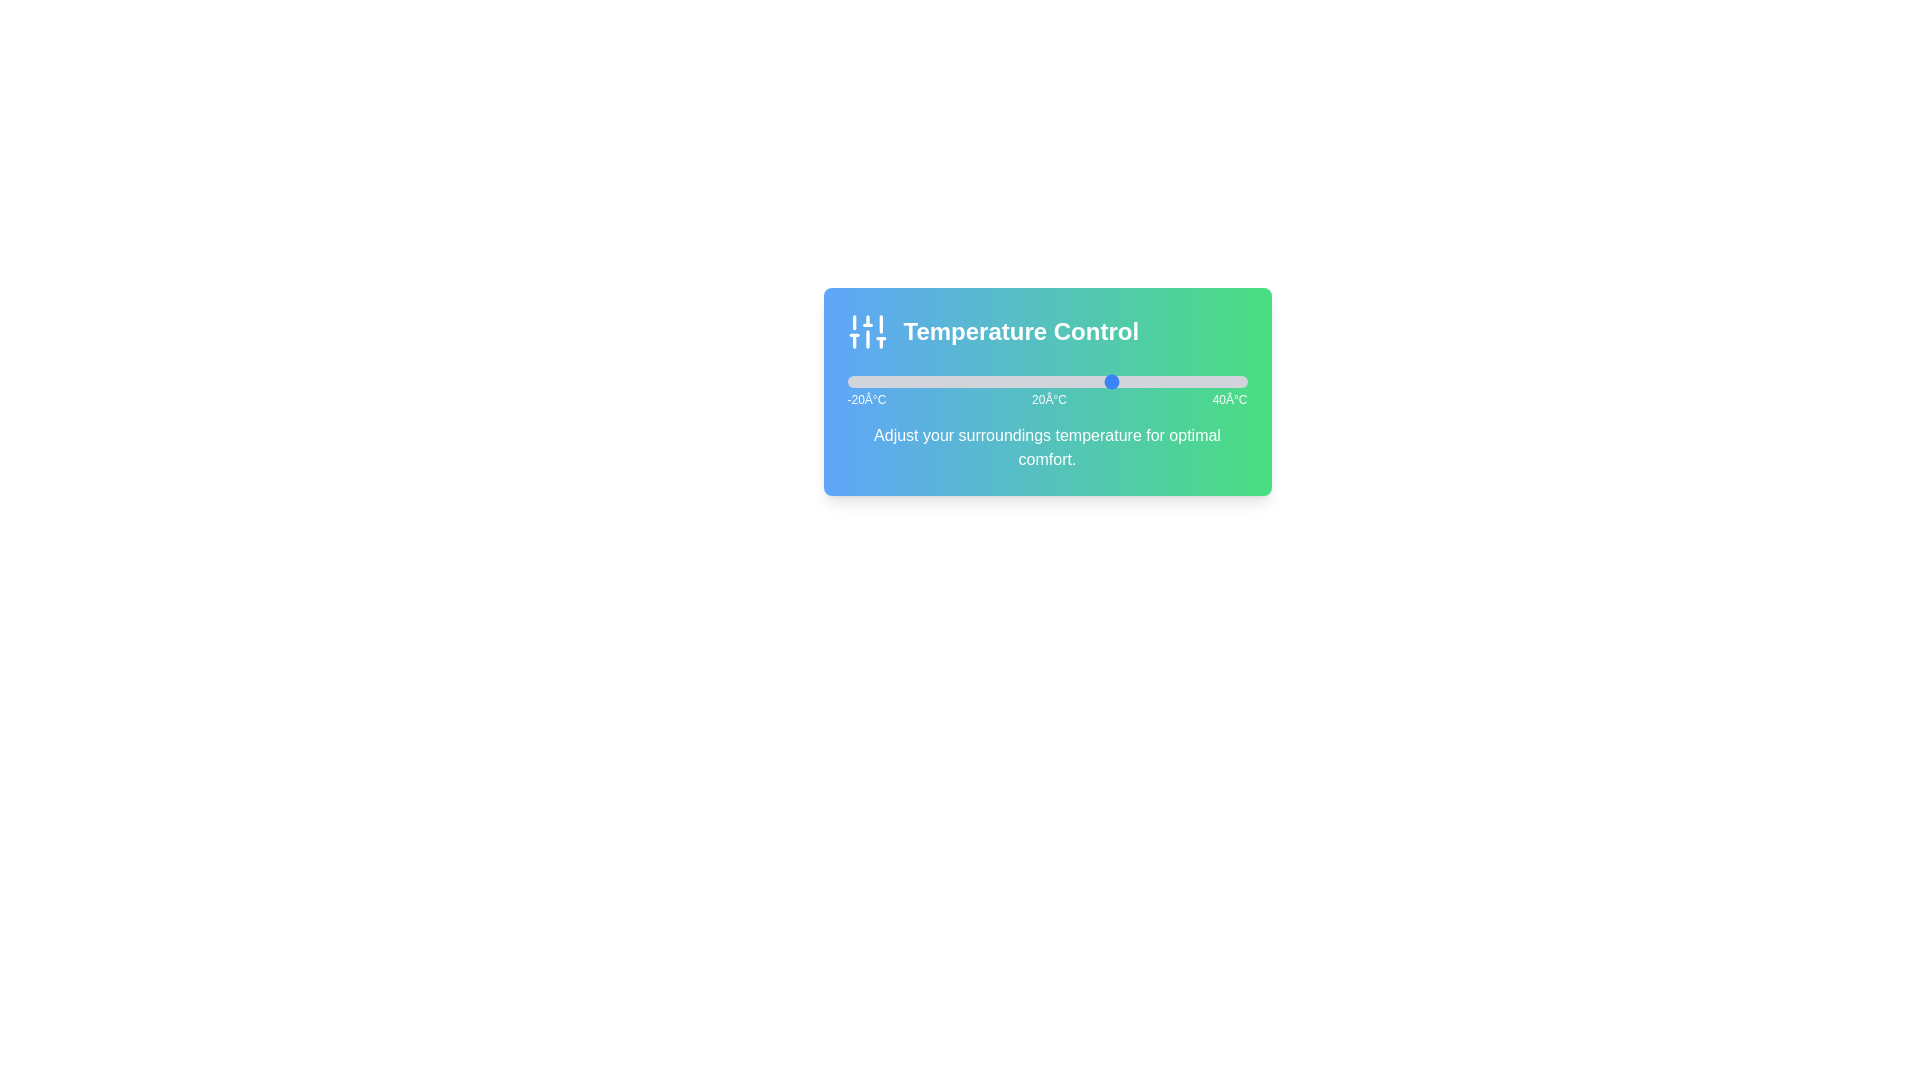  Describe the element at coordinates (1213, 381) in the screenshot. I see `the temperature slider to 35°C` at that location.